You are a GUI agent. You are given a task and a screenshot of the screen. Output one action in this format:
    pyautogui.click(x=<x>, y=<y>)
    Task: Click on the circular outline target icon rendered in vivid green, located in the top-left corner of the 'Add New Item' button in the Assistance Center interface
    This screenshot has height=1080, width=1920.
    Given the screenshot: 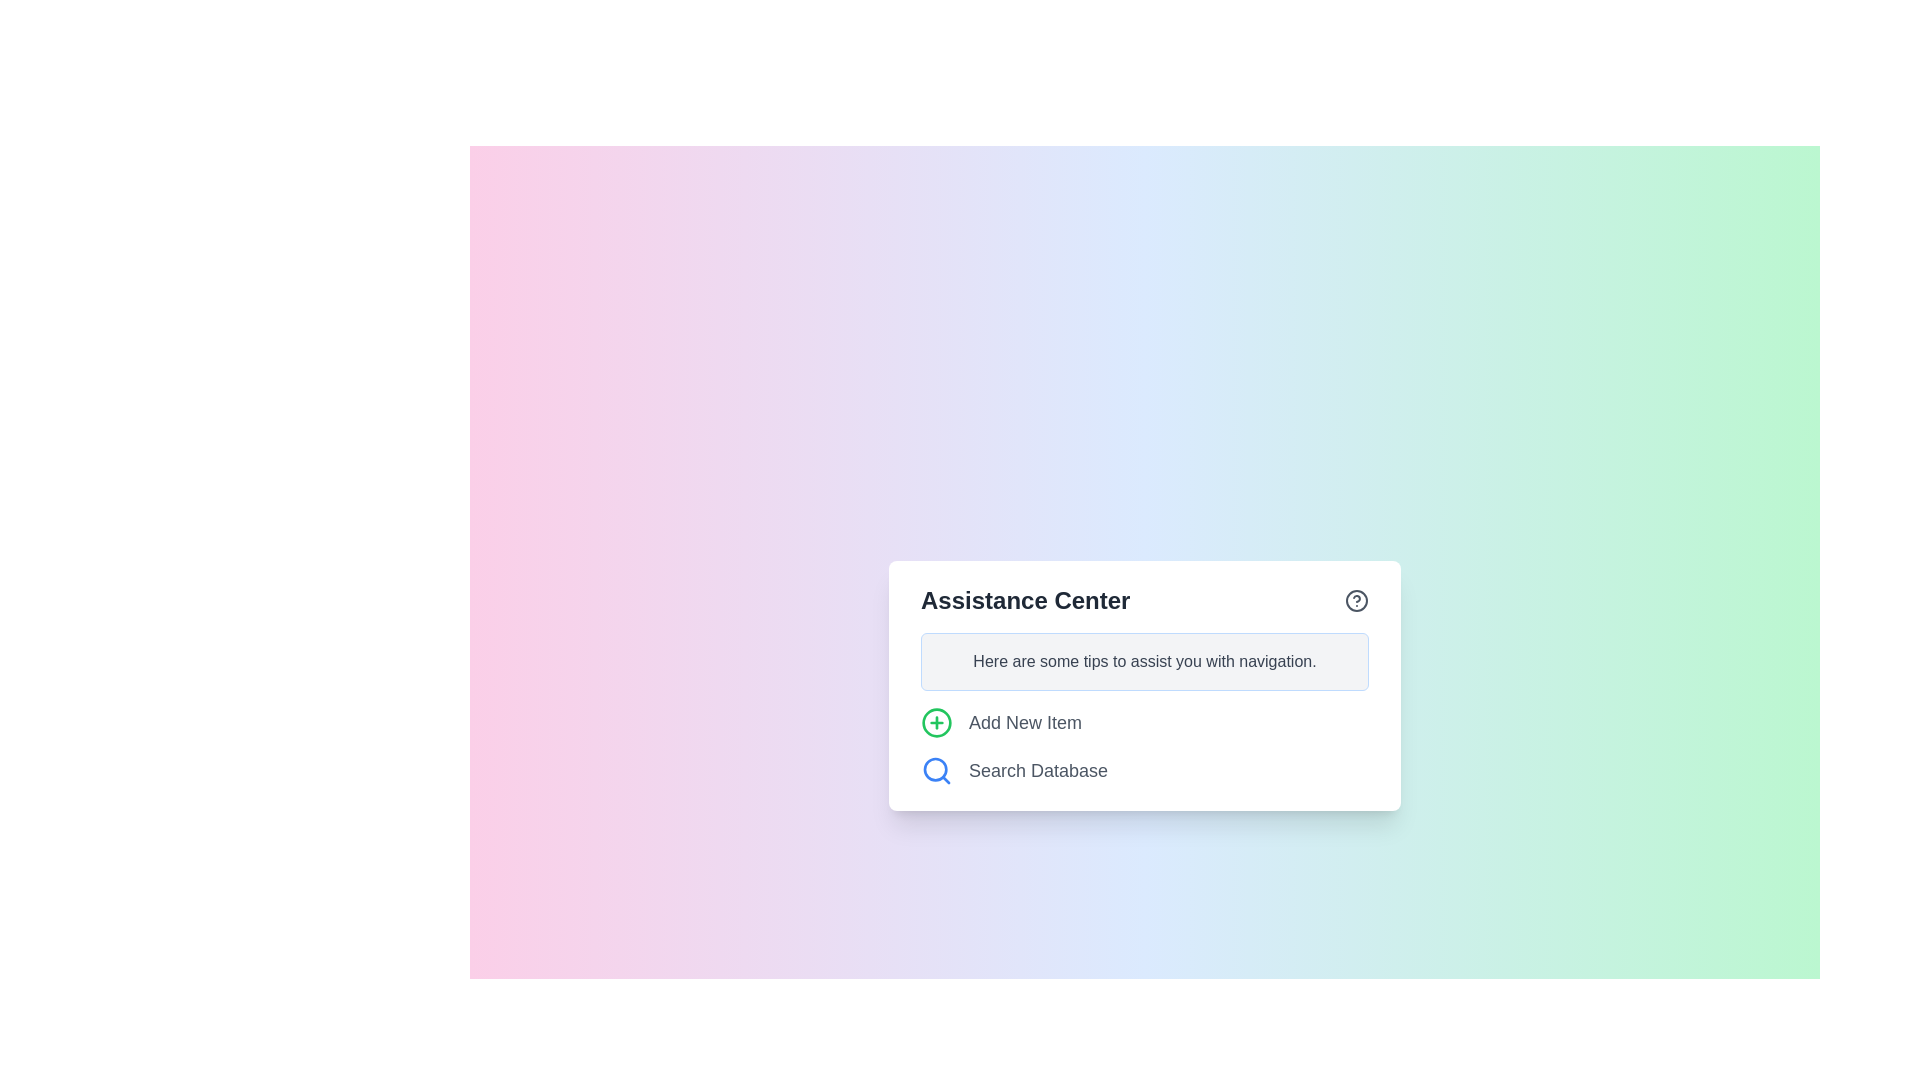 What is the action you would take?
    pyautogui.click(x=935, y=722)
    